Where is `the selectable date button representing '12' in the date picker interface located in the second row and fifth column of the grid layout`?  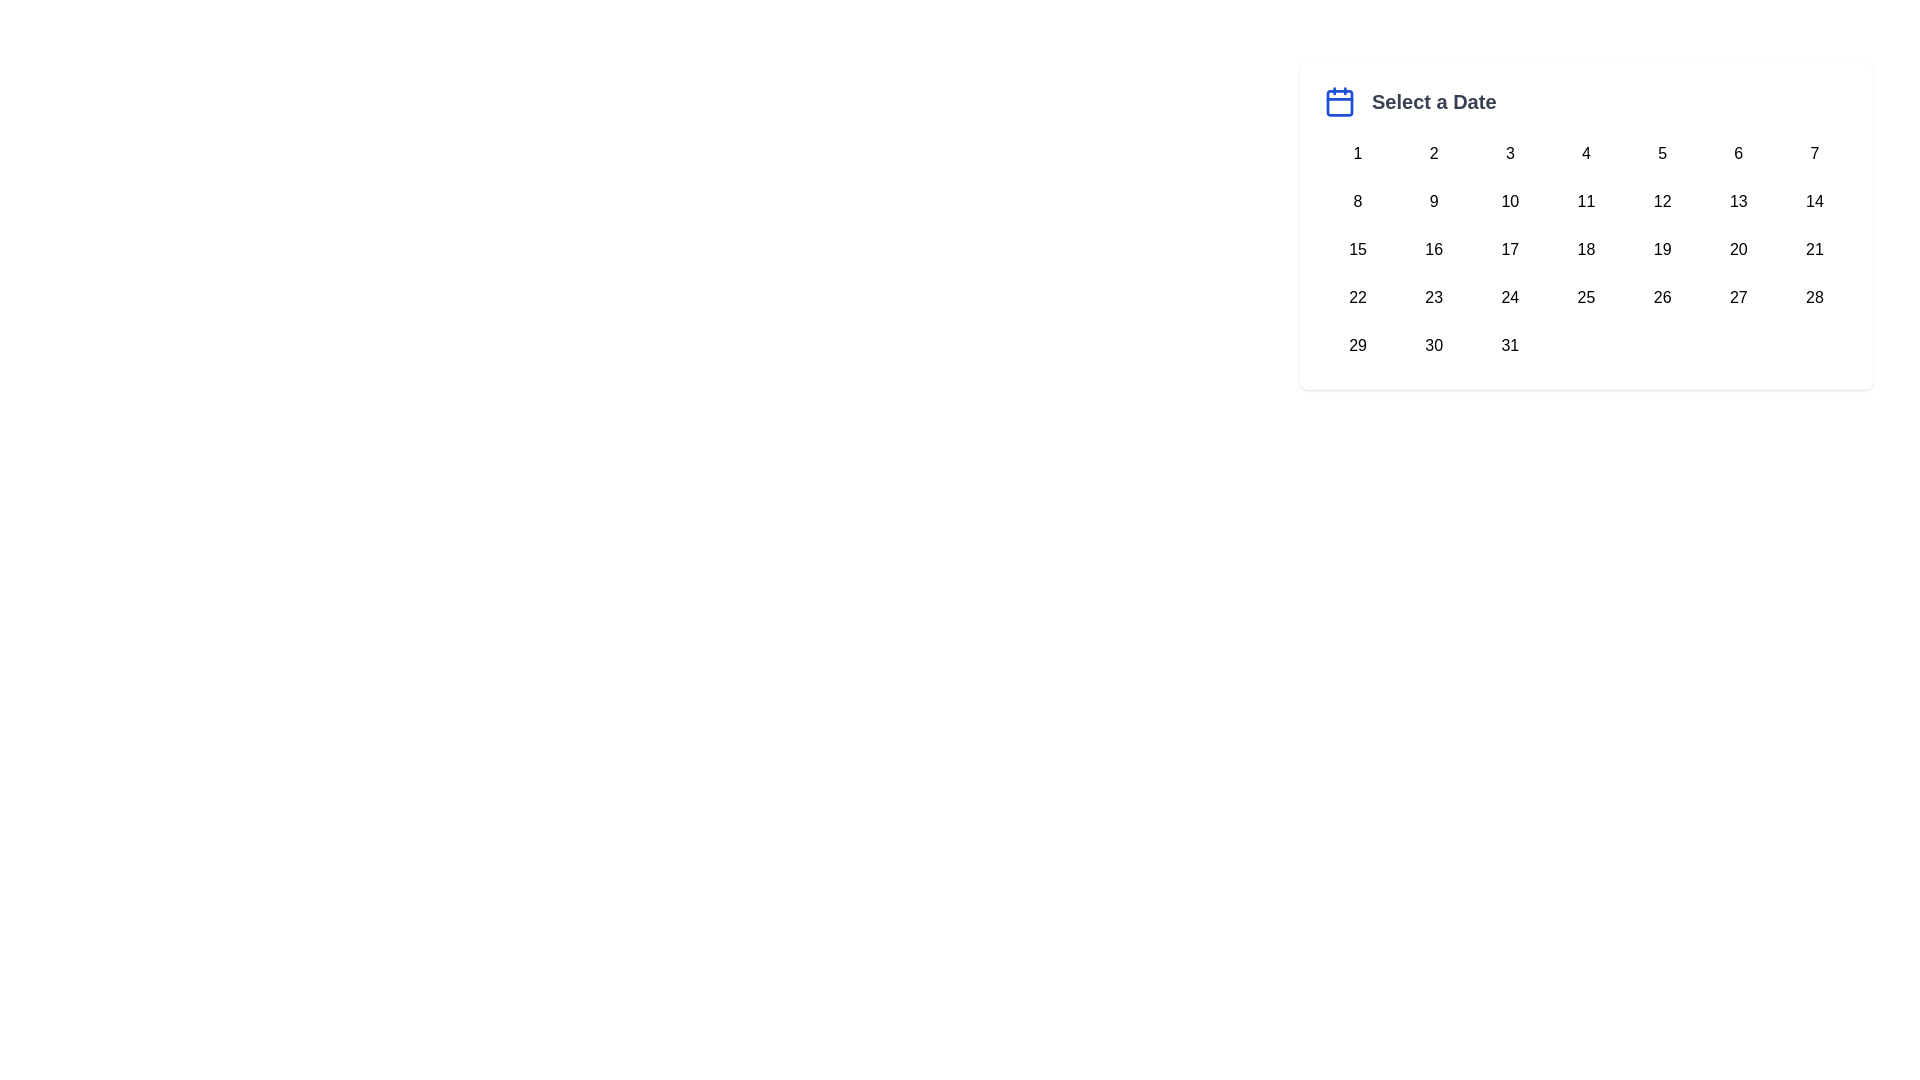
the selectable date button representing '12' in the date picker interface located in the second row and fifth column of the grid layout is located at coordinates (1662, 201).